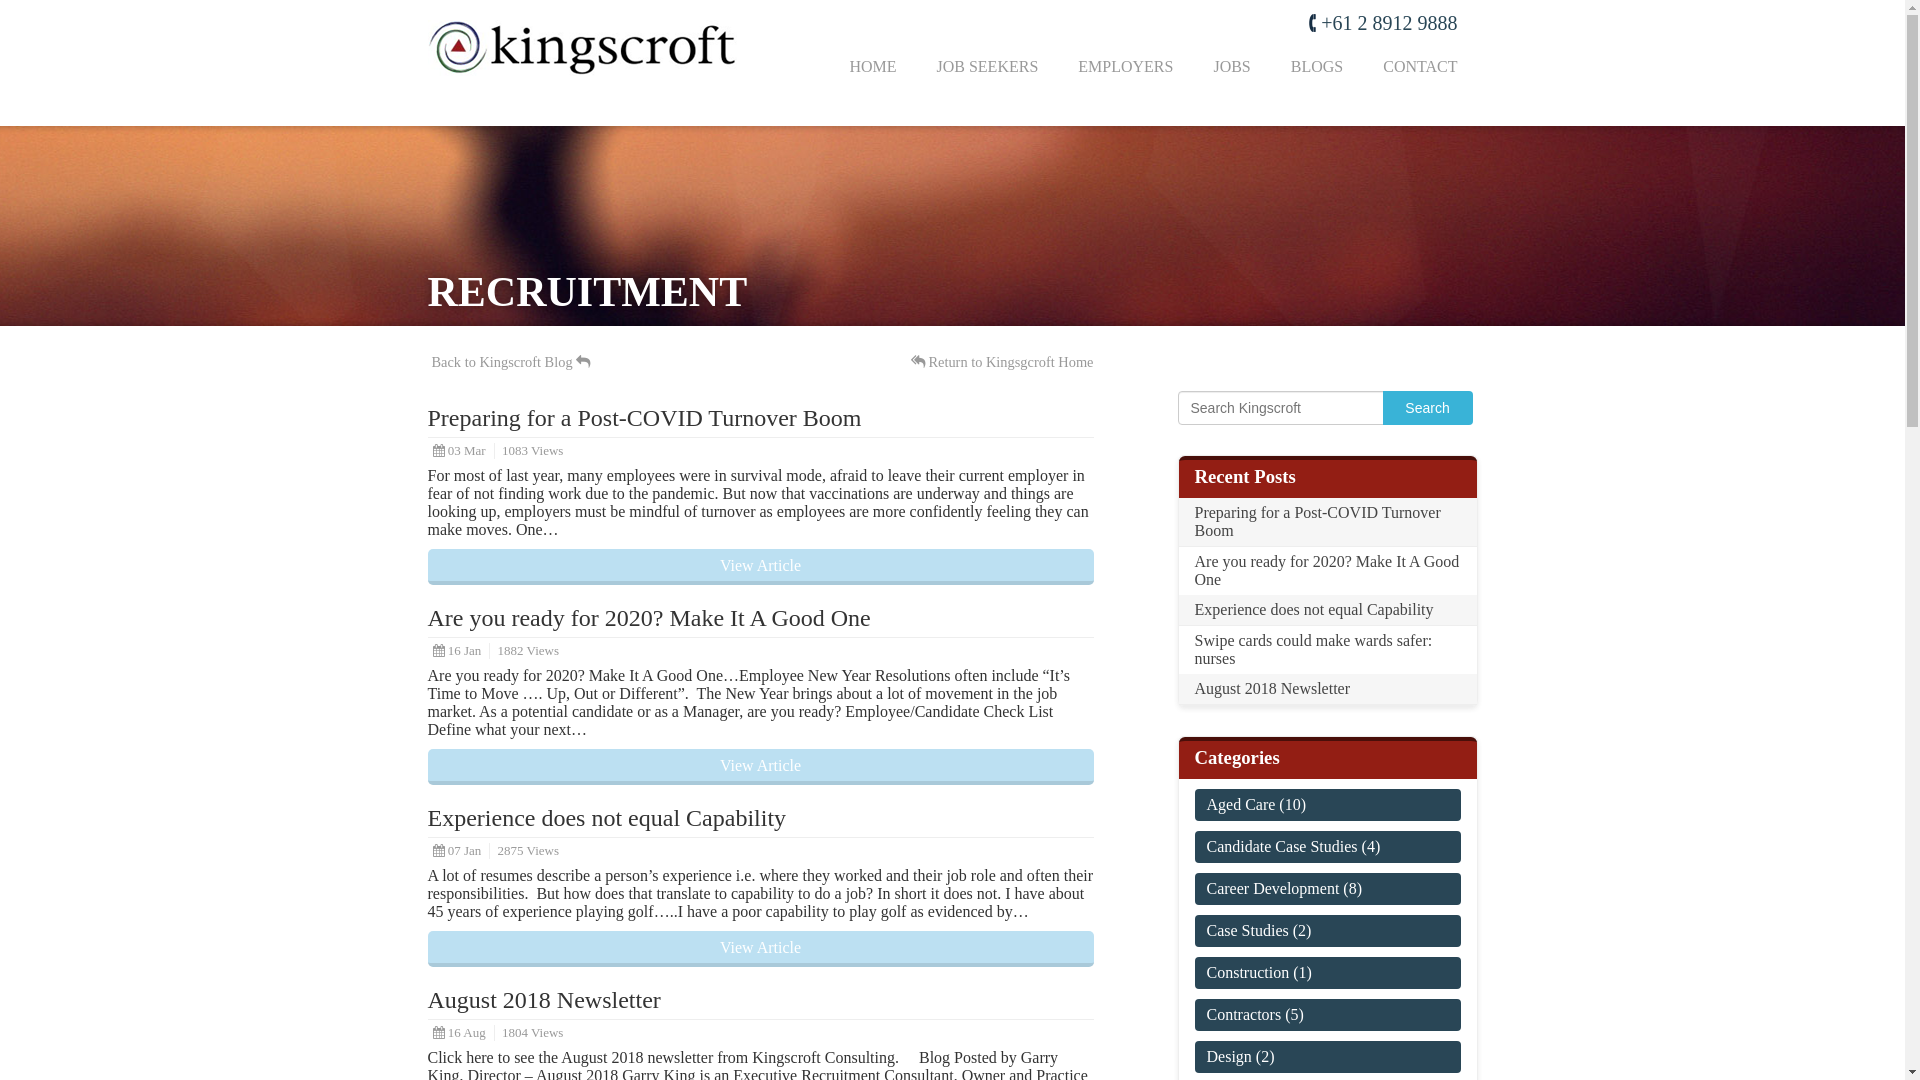 The width and height of the screenshot is (1920, 1080). What do you see at coordinates (1242, 1014) in the screenshot?
I see `'Contractors'` at bounding box center [1242, 1014].